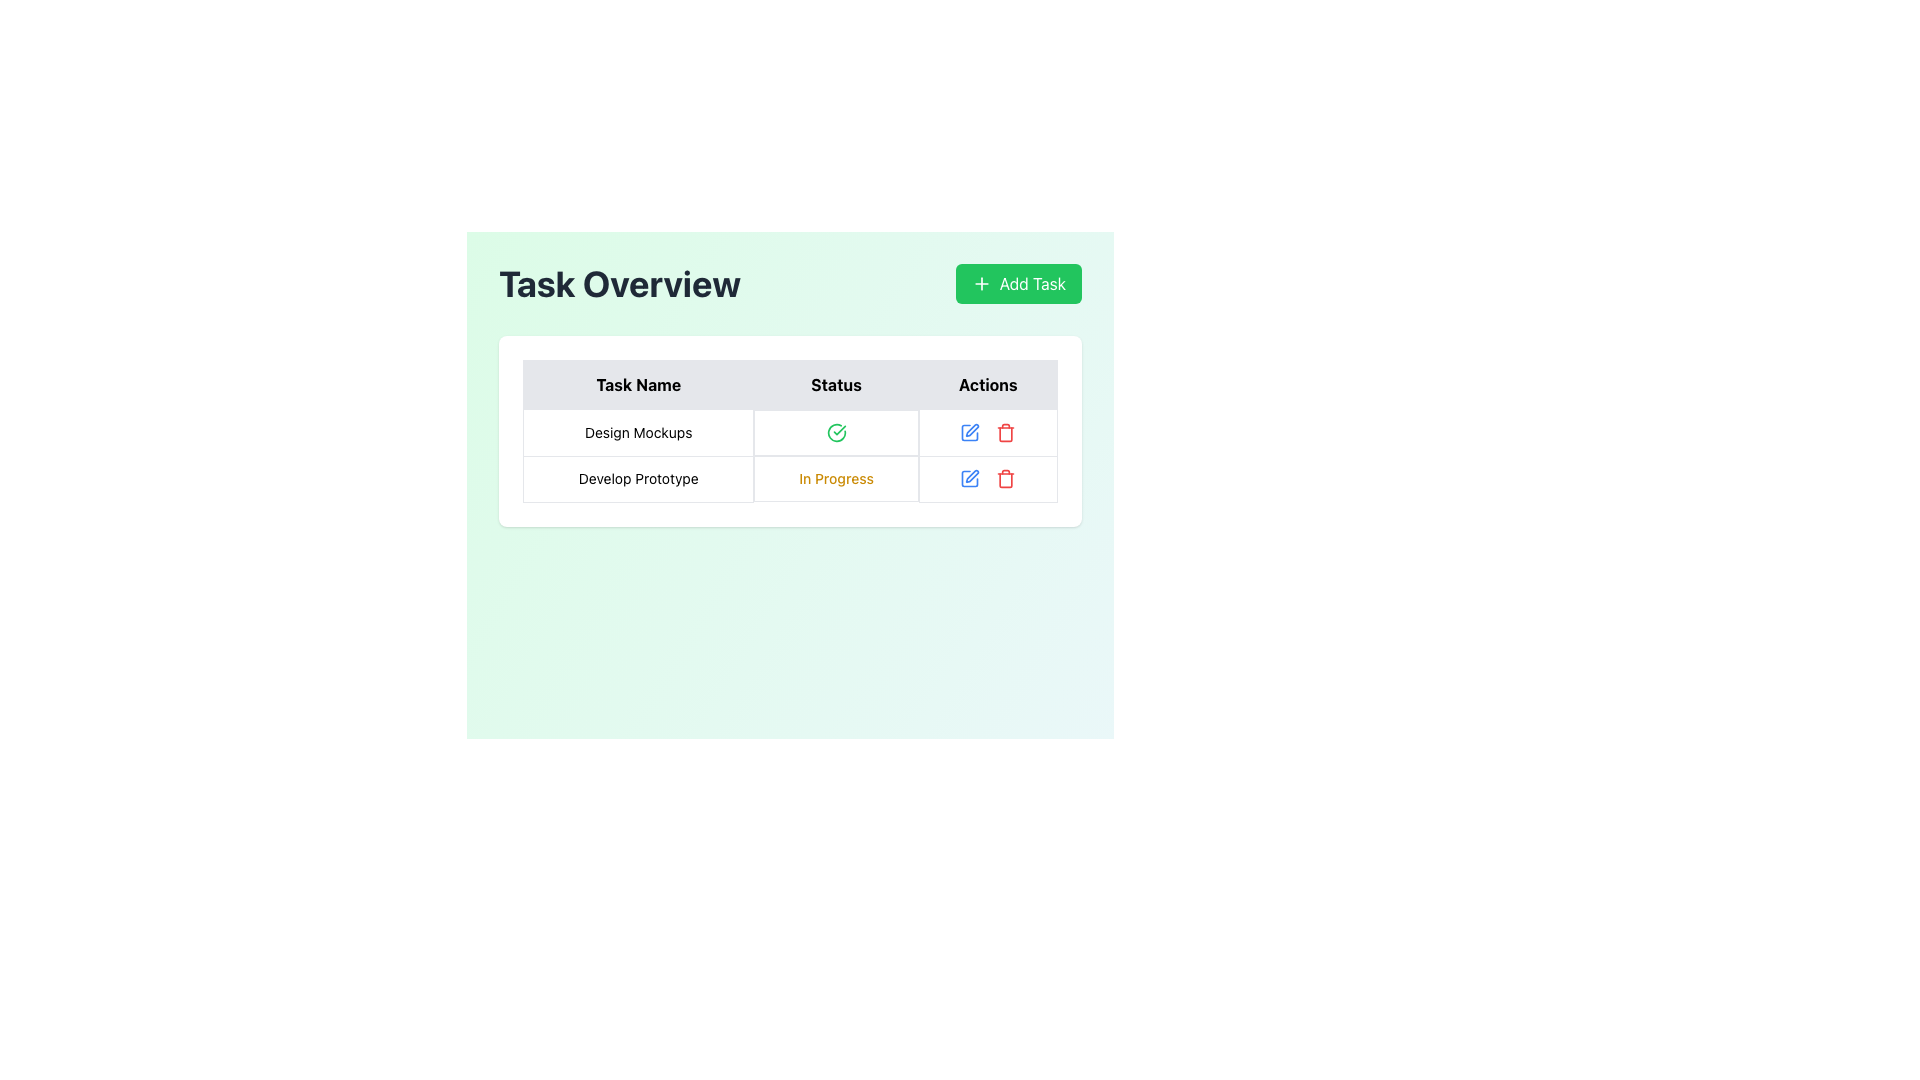  Describe the element at coordinates (1018, 284) in the screenshot. I see `the 'Add Task' button, which is a rectangular button with a vibrant green background and white text, located at the top-right of the interface` at that location.